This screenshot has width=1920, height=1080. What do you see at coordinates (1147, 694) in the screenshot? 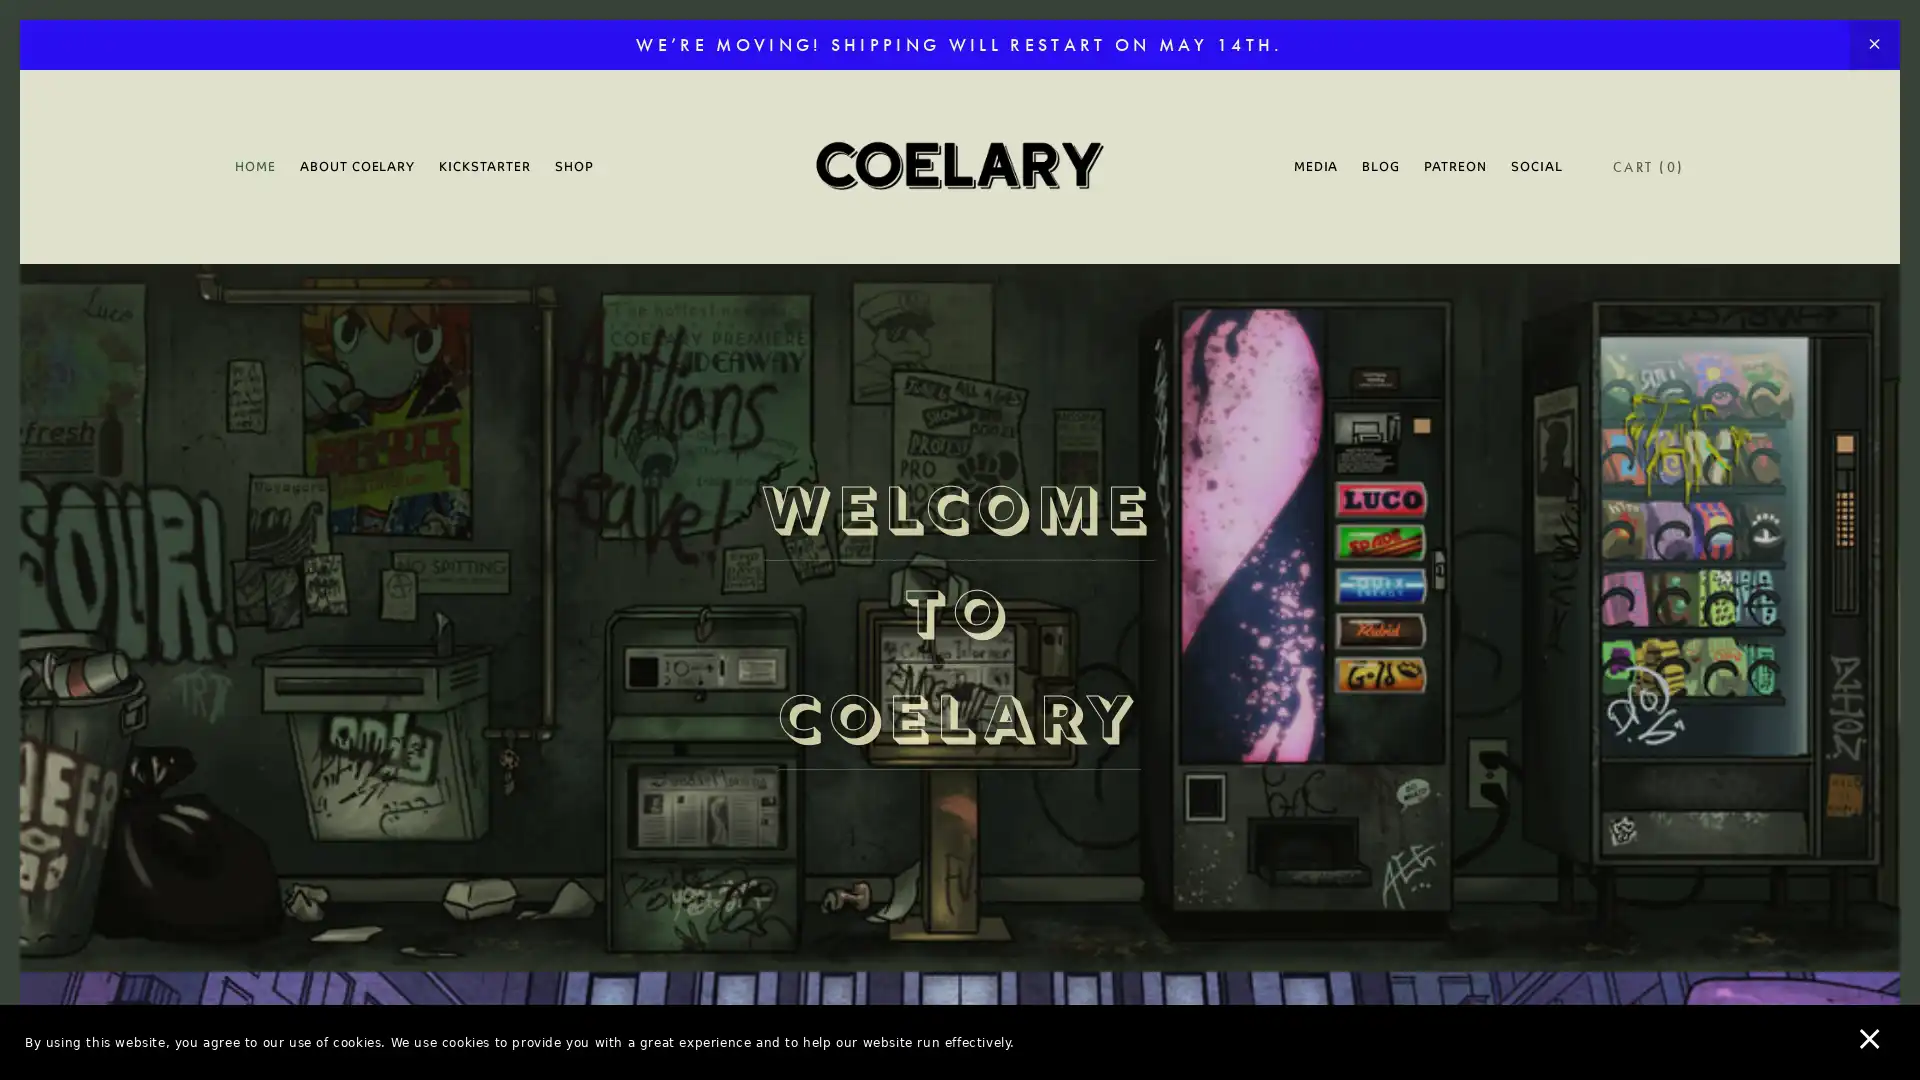
I see `Subscribe` at bounding box center [1147, 694].